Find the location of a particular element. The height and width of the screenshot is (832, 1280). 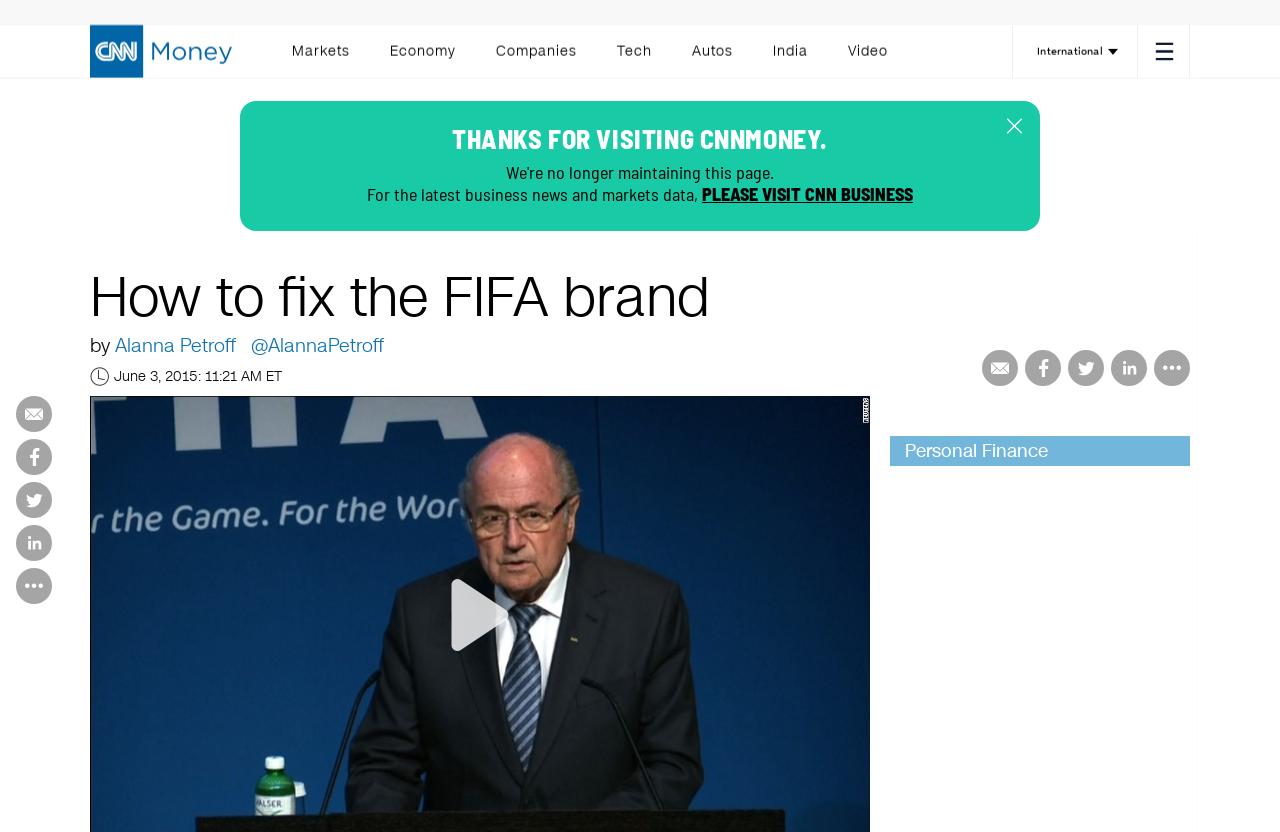

'Alanna Petroff' is located at coordinates (175, 345).